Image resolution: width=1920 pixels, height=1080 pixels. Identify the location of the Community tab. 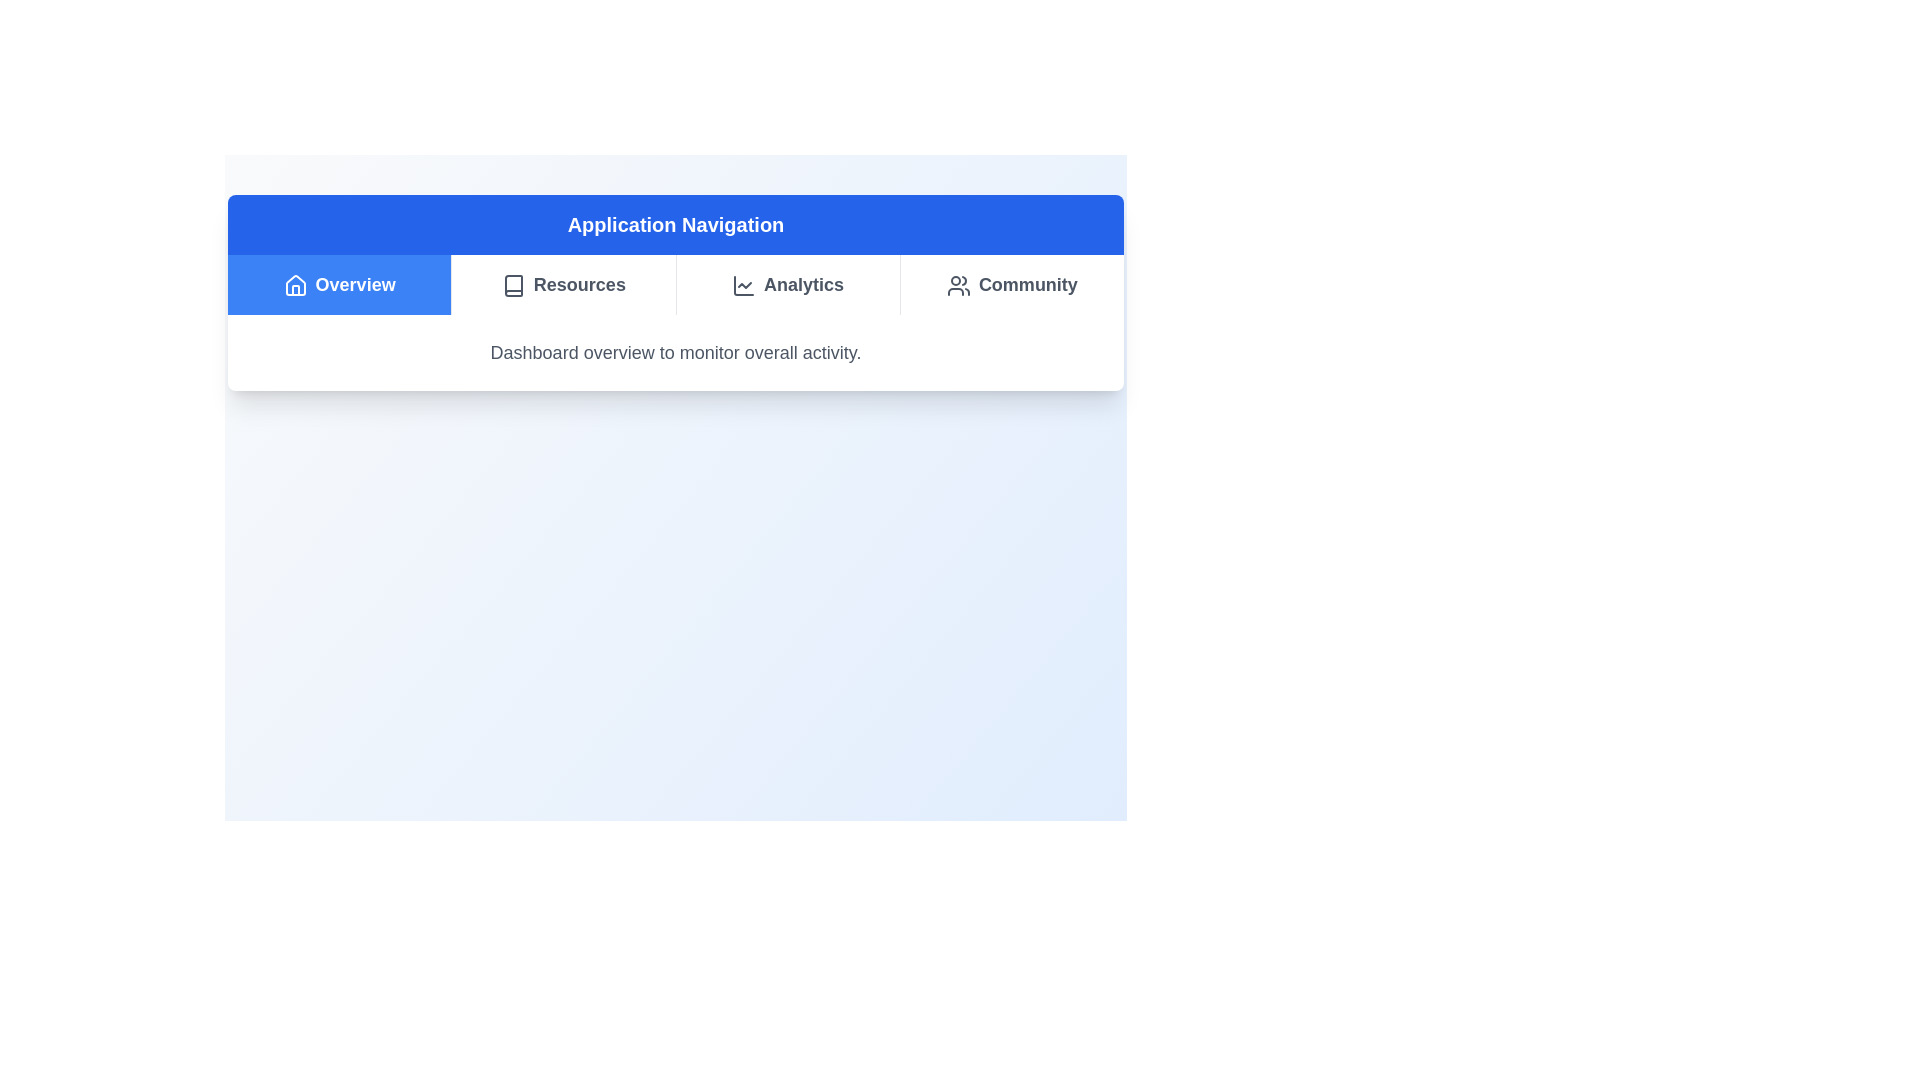
(1011, 285).